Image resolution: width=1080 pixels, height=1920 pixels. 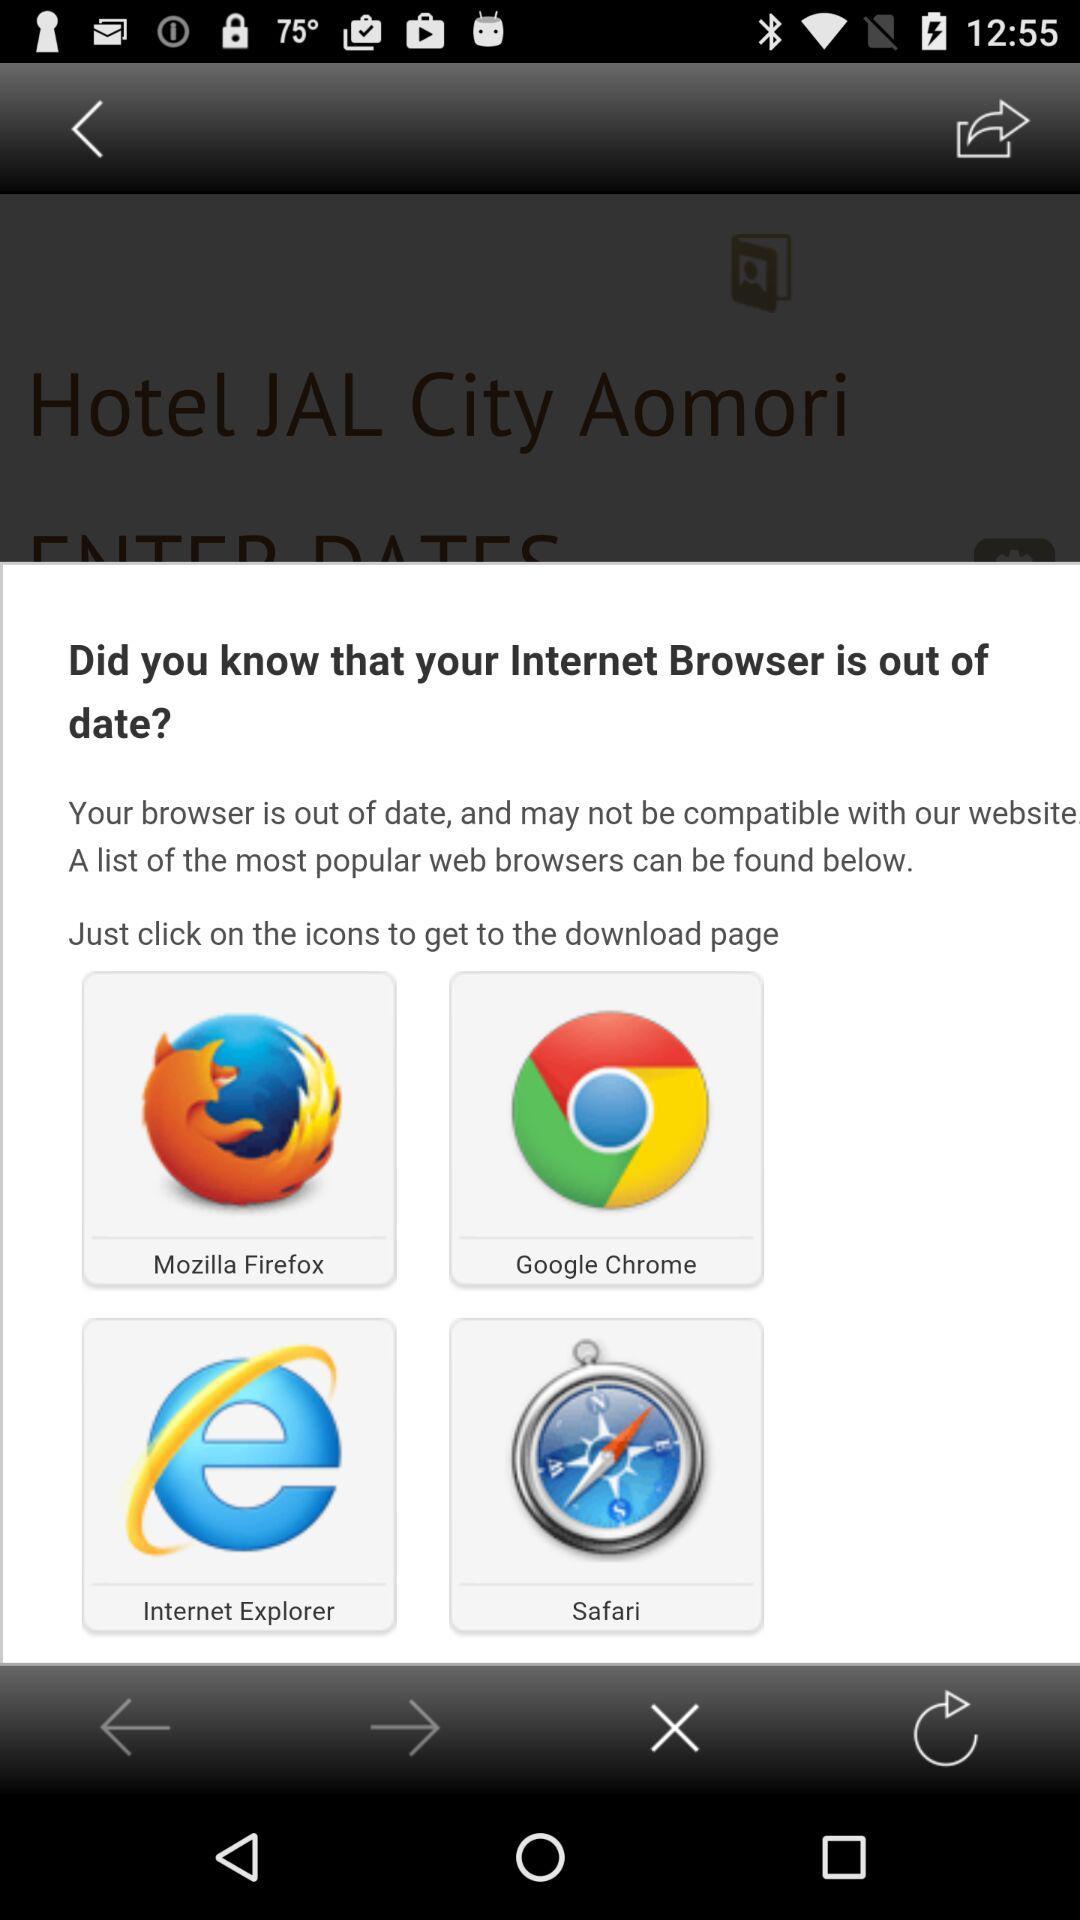 I want to click on close, so click(x=675, y=1727).